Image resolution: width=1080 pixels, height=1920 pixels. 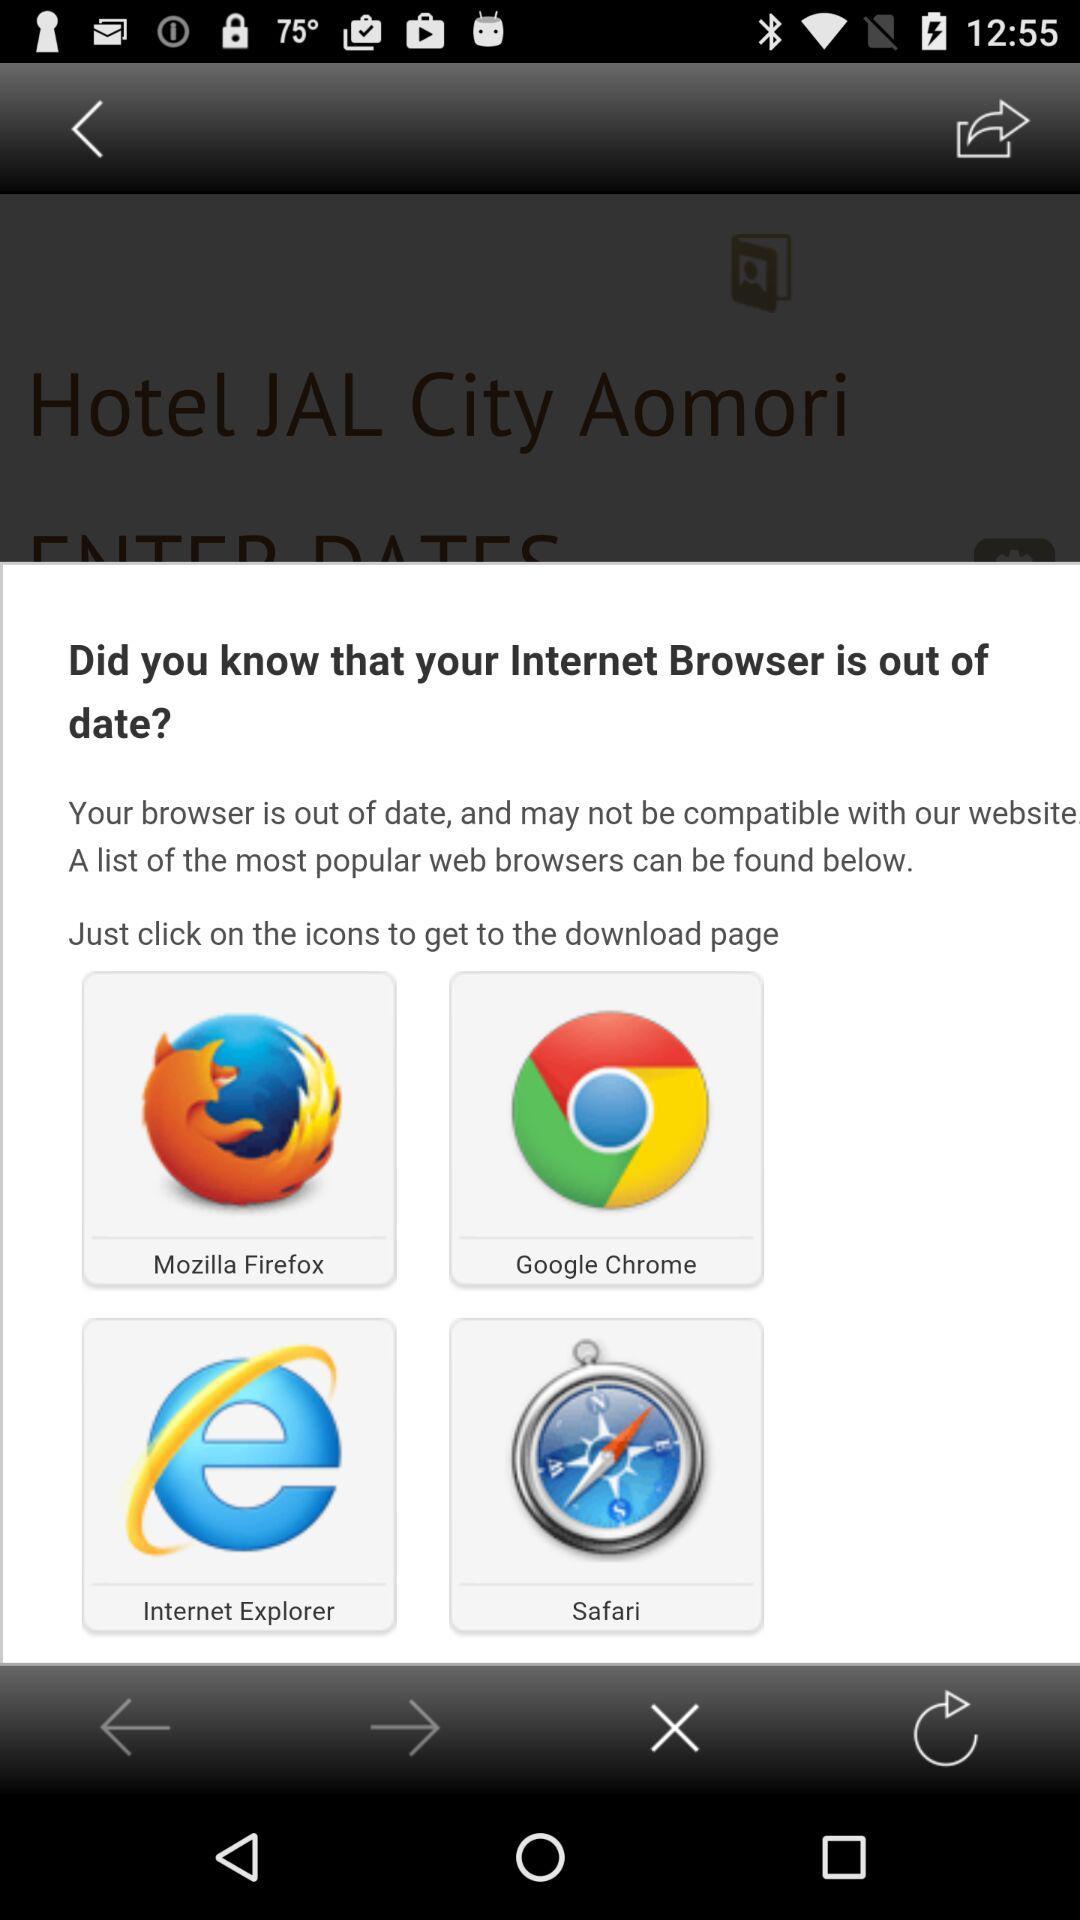 I want to click on close, so click(x=675, y=1727).